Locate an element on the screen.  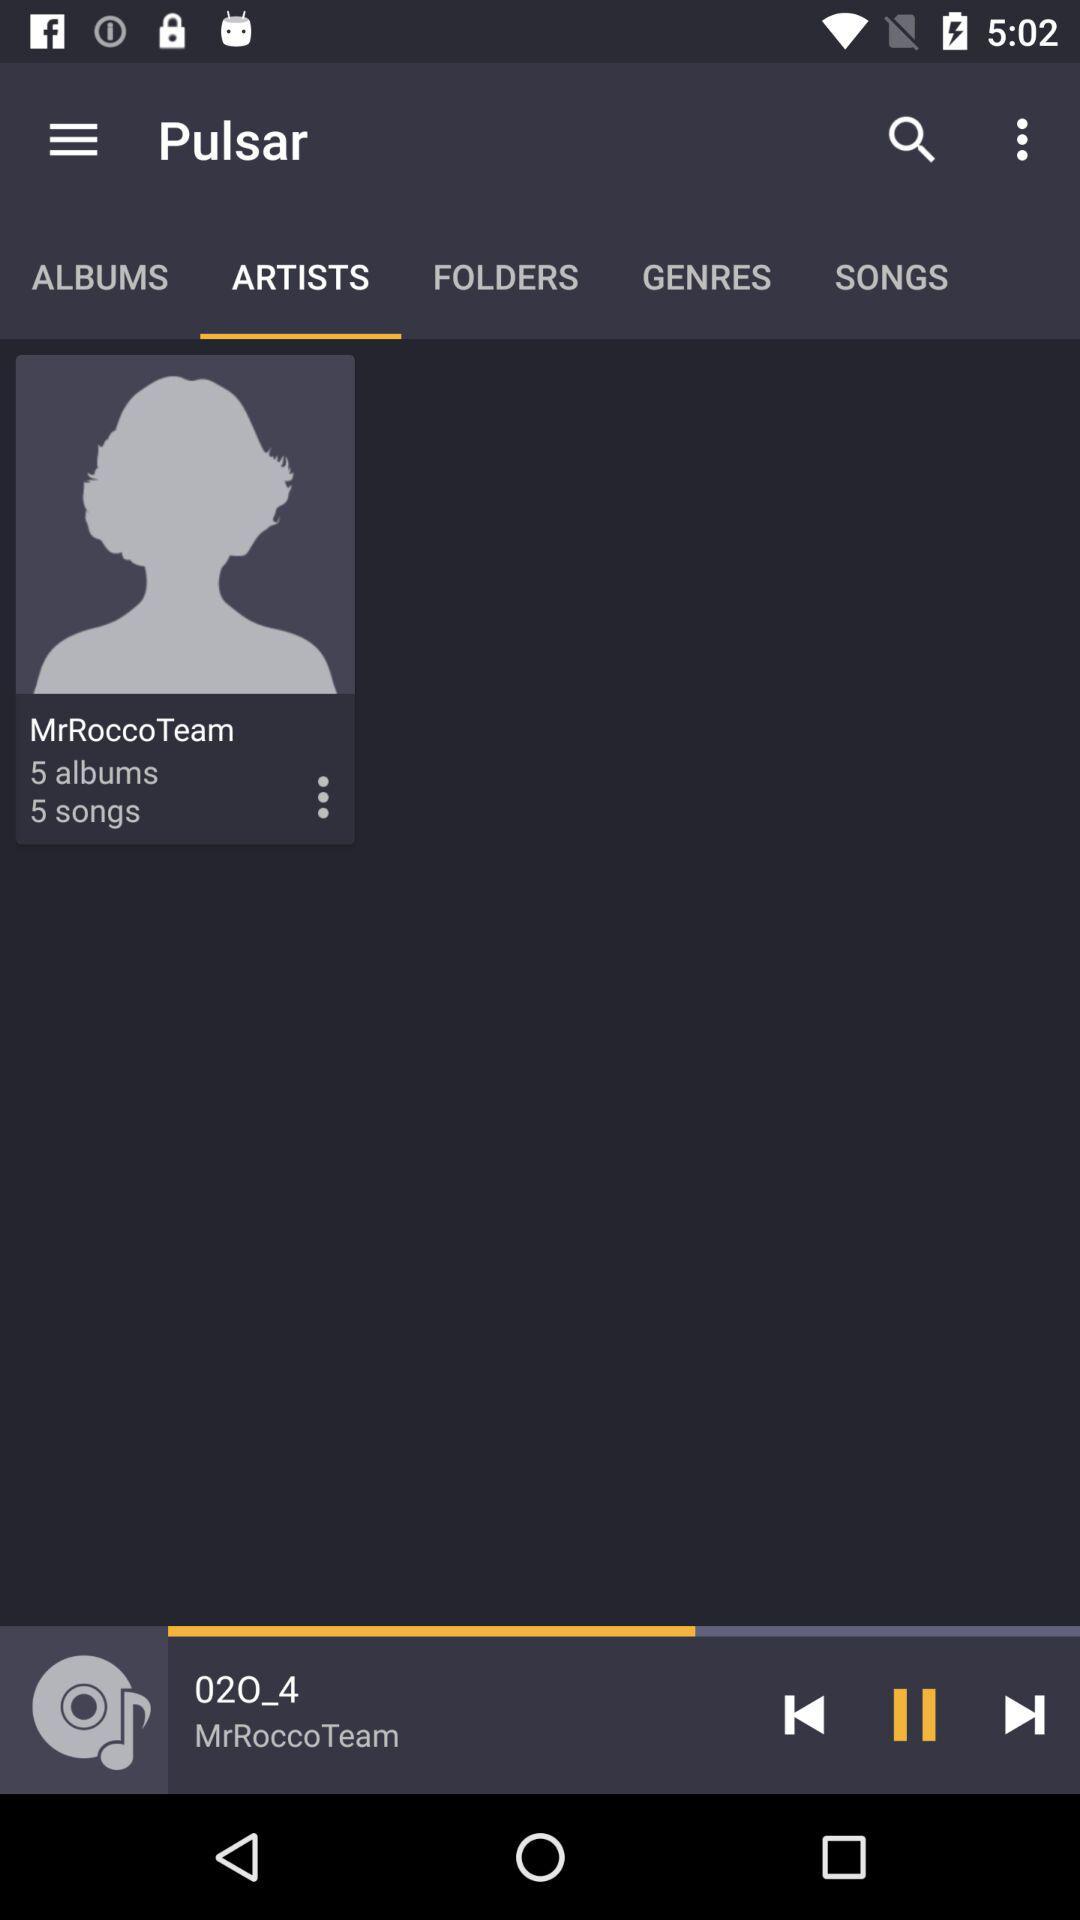
the app to the right of the pulsar is located at coordinates (911, 138).